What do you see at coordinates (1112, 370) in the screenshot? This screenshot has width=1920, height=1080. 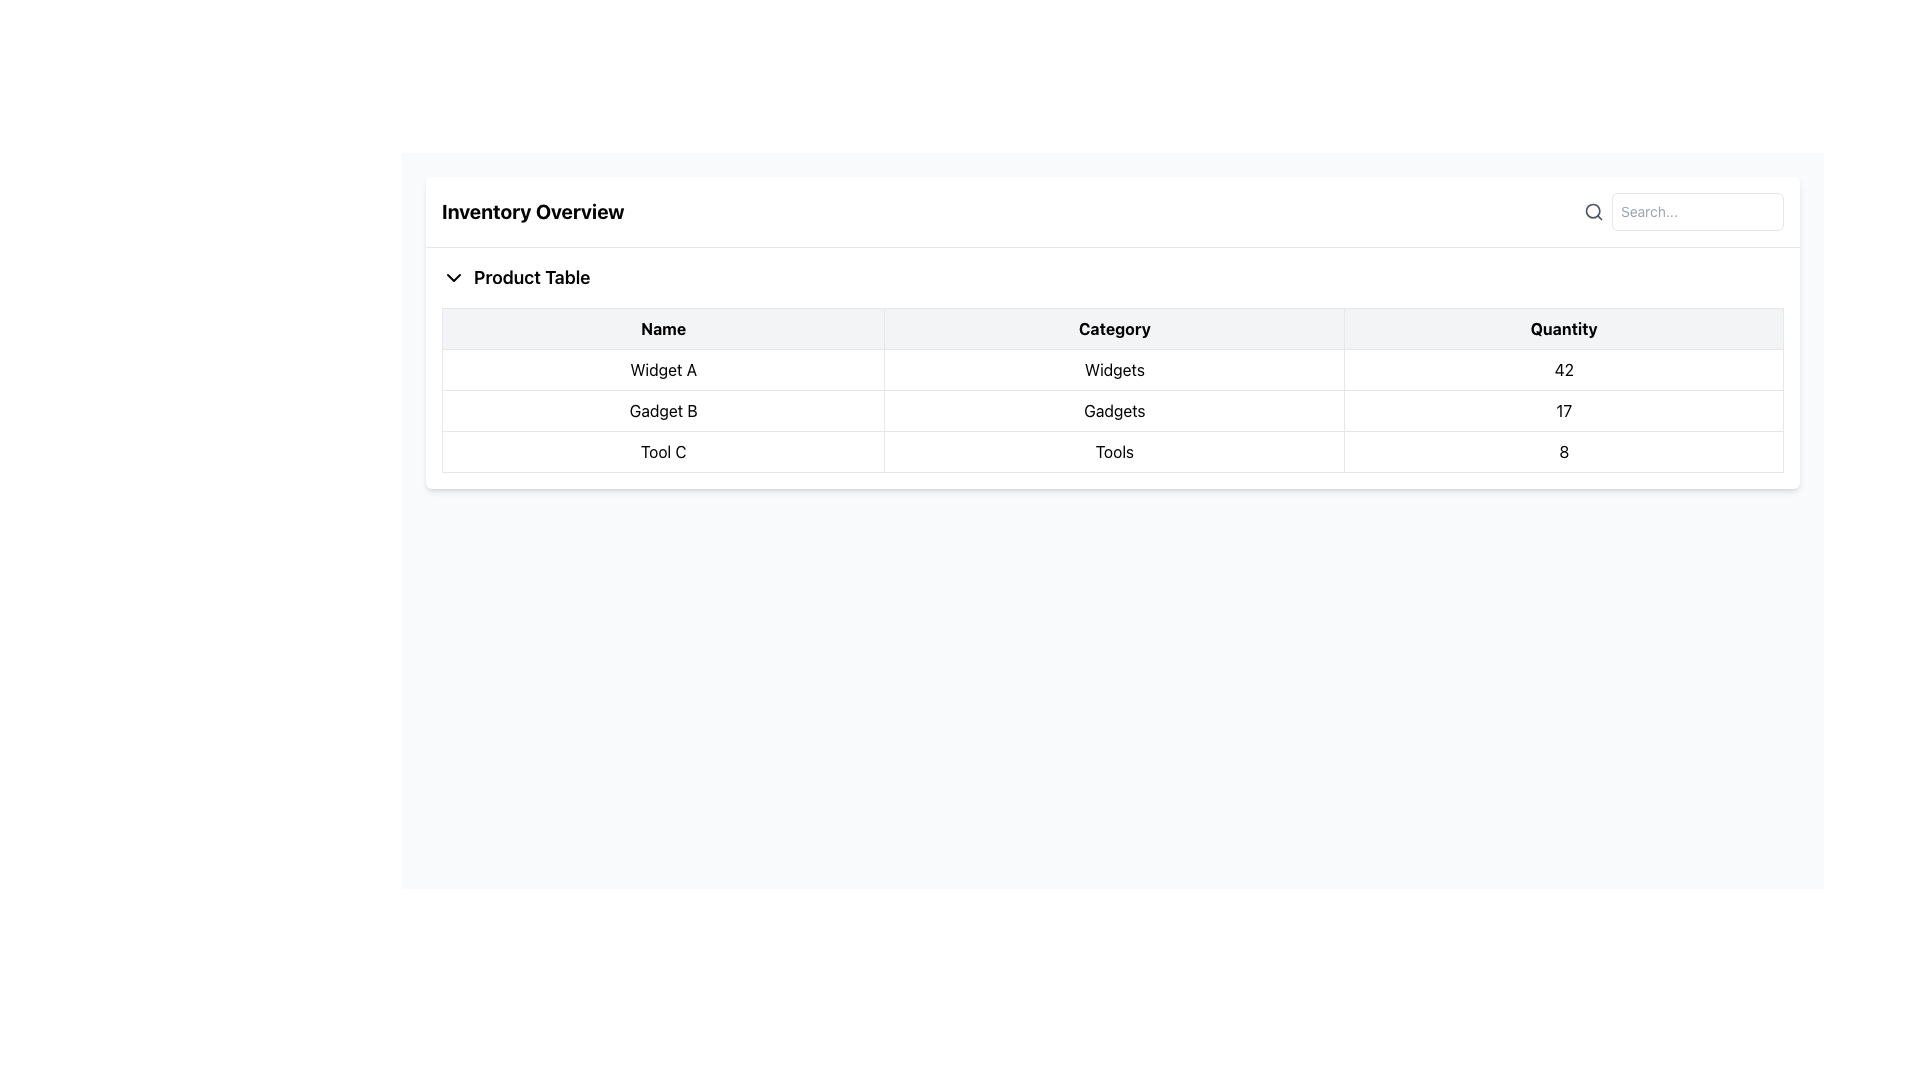 I see `the first row of the 'Product Table' containing 'Widget A', 'Widgets', and '42'` at bounding box center [1112, 370].